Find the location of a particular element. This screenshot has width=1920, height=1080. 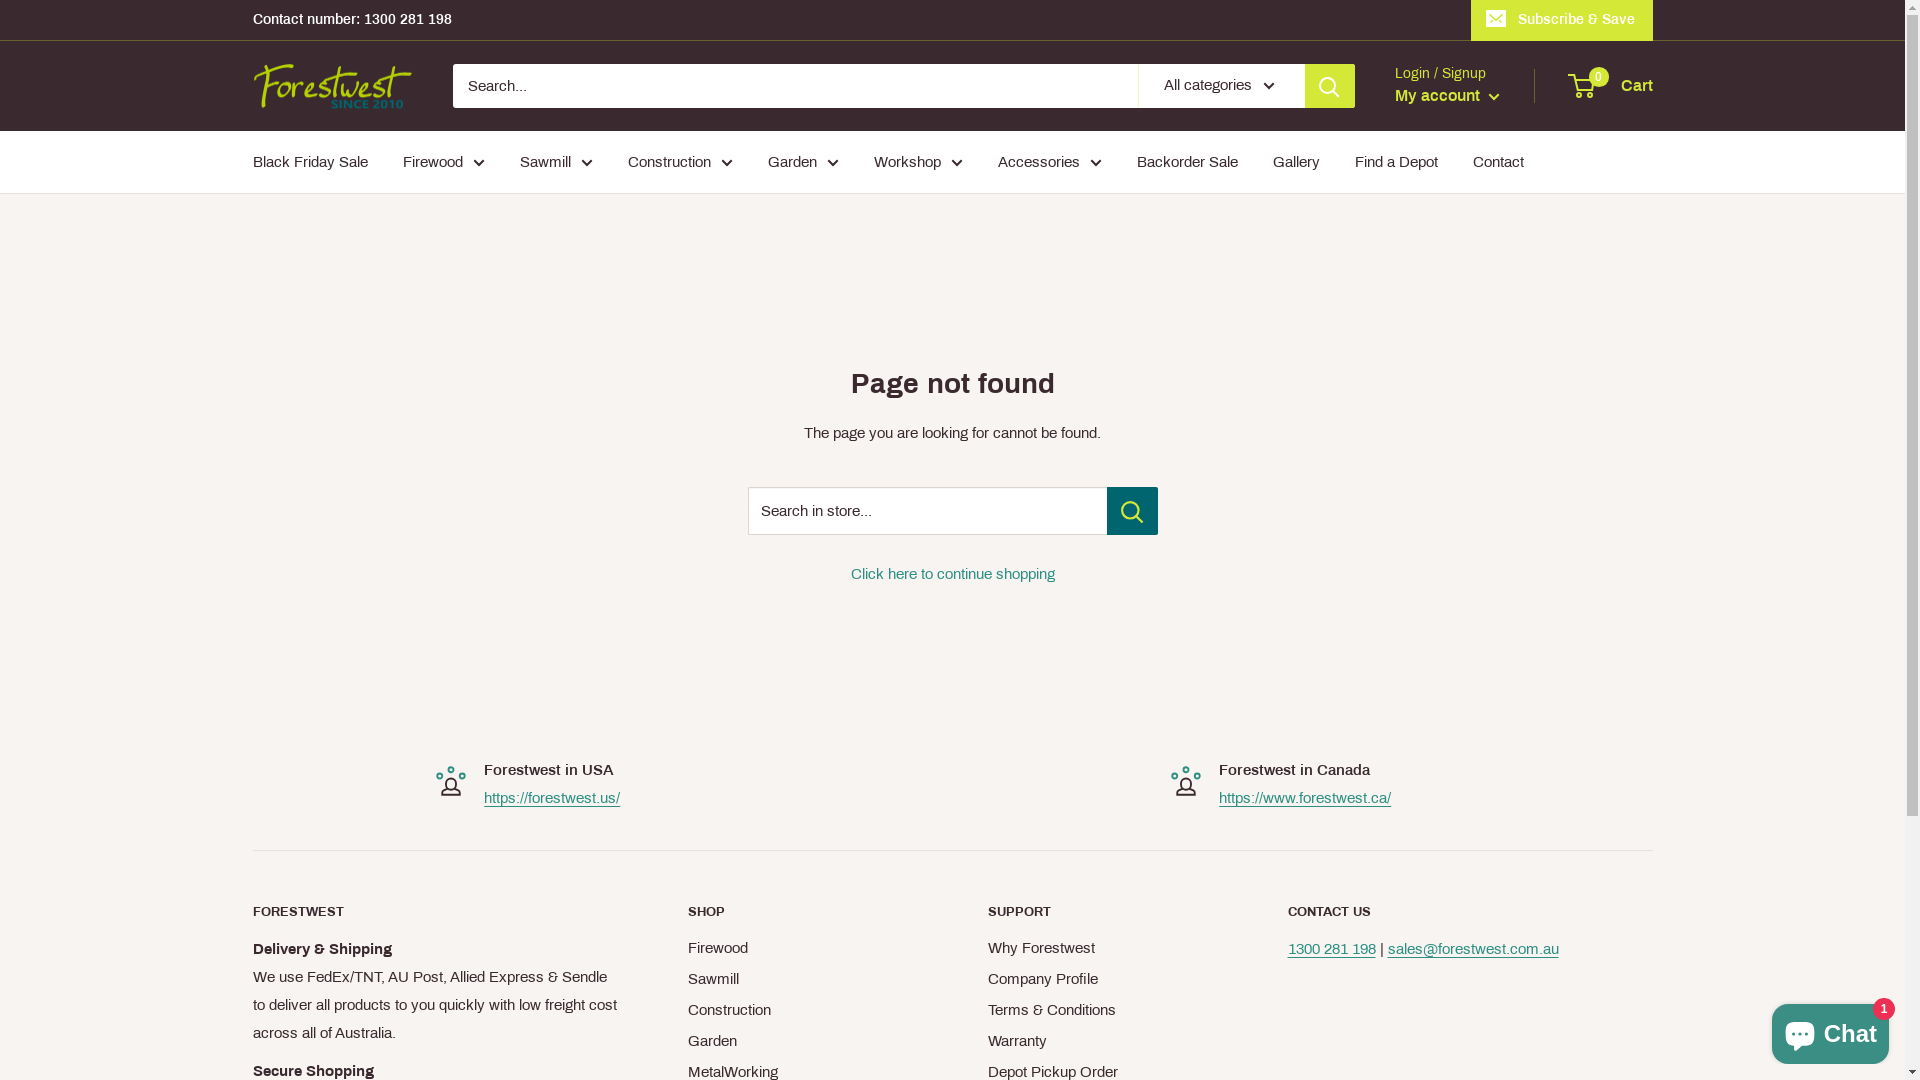

'FORESTWEST' is located at coordinates (433, 911).